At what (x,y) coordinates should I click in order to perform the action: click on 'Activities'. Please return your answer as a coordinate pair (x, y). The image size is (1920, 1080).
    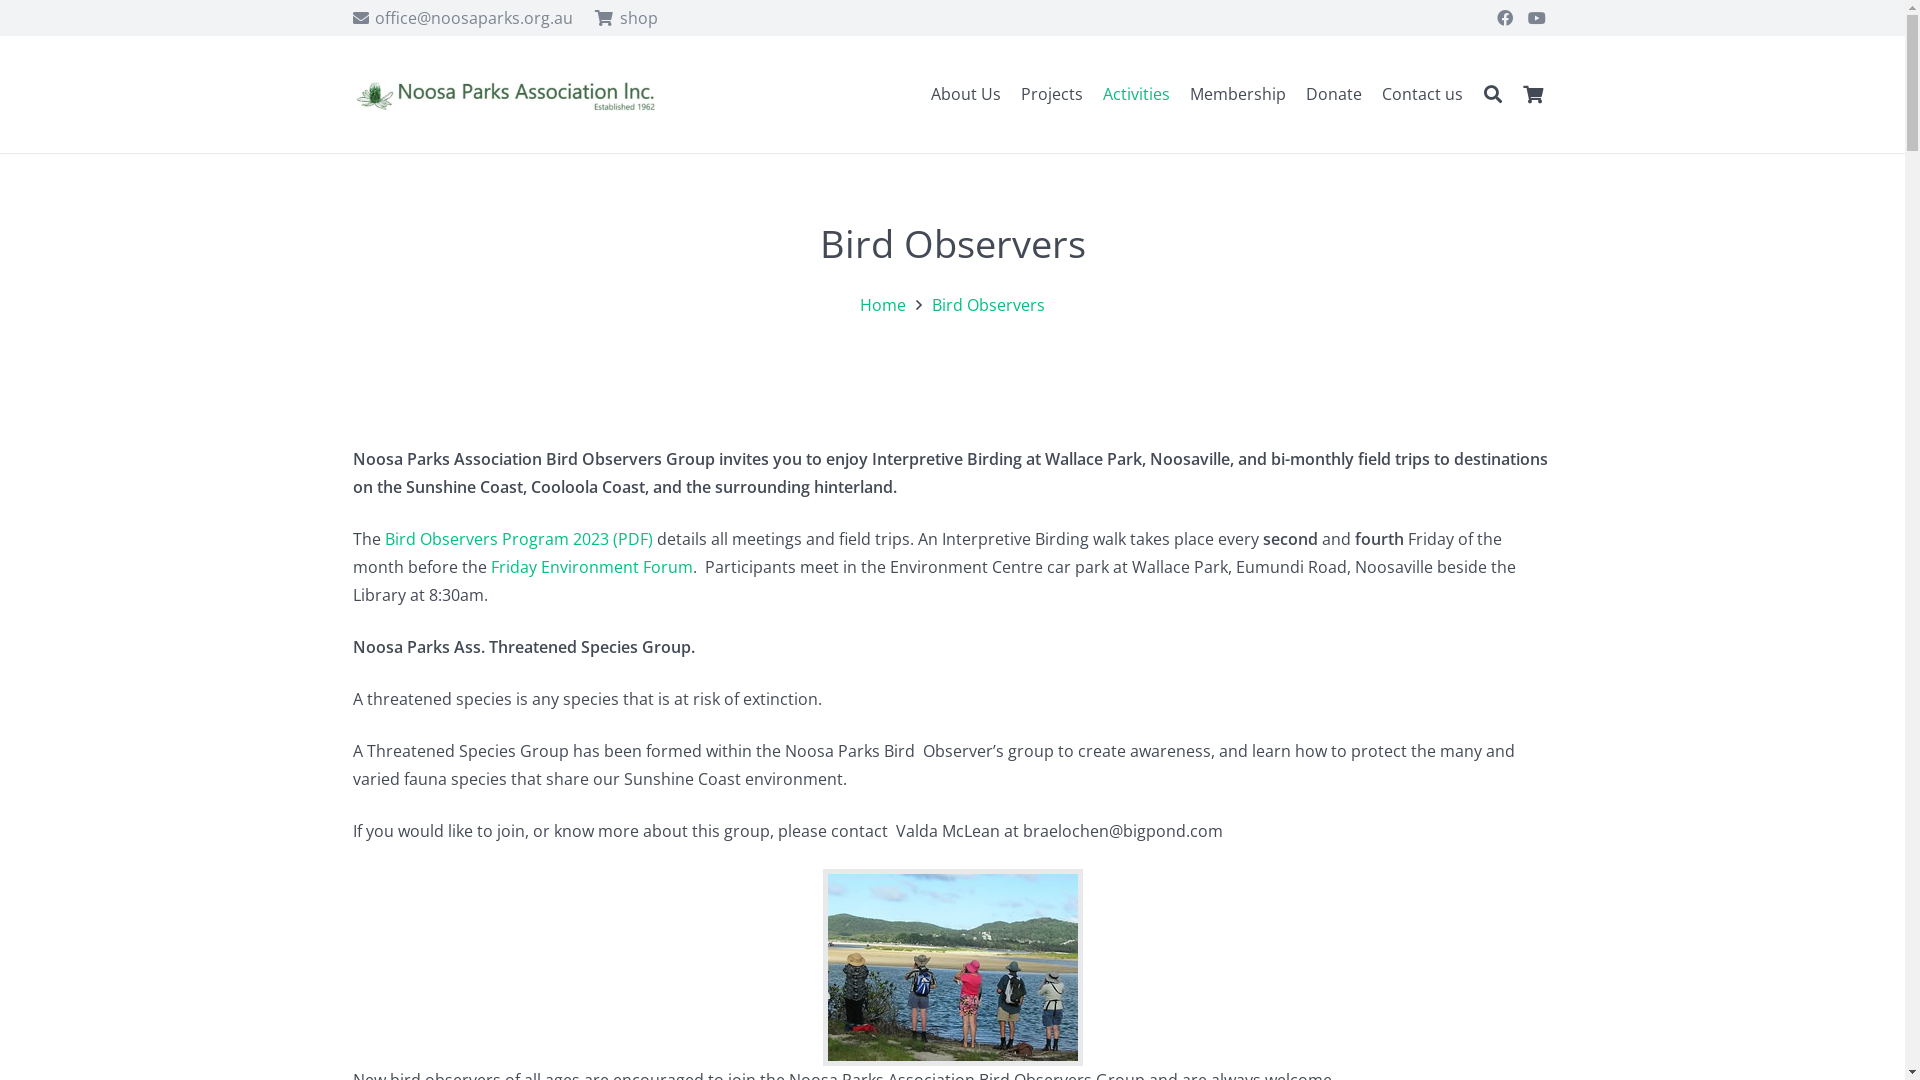
    Looking at the image, I should click on (1136, 94).